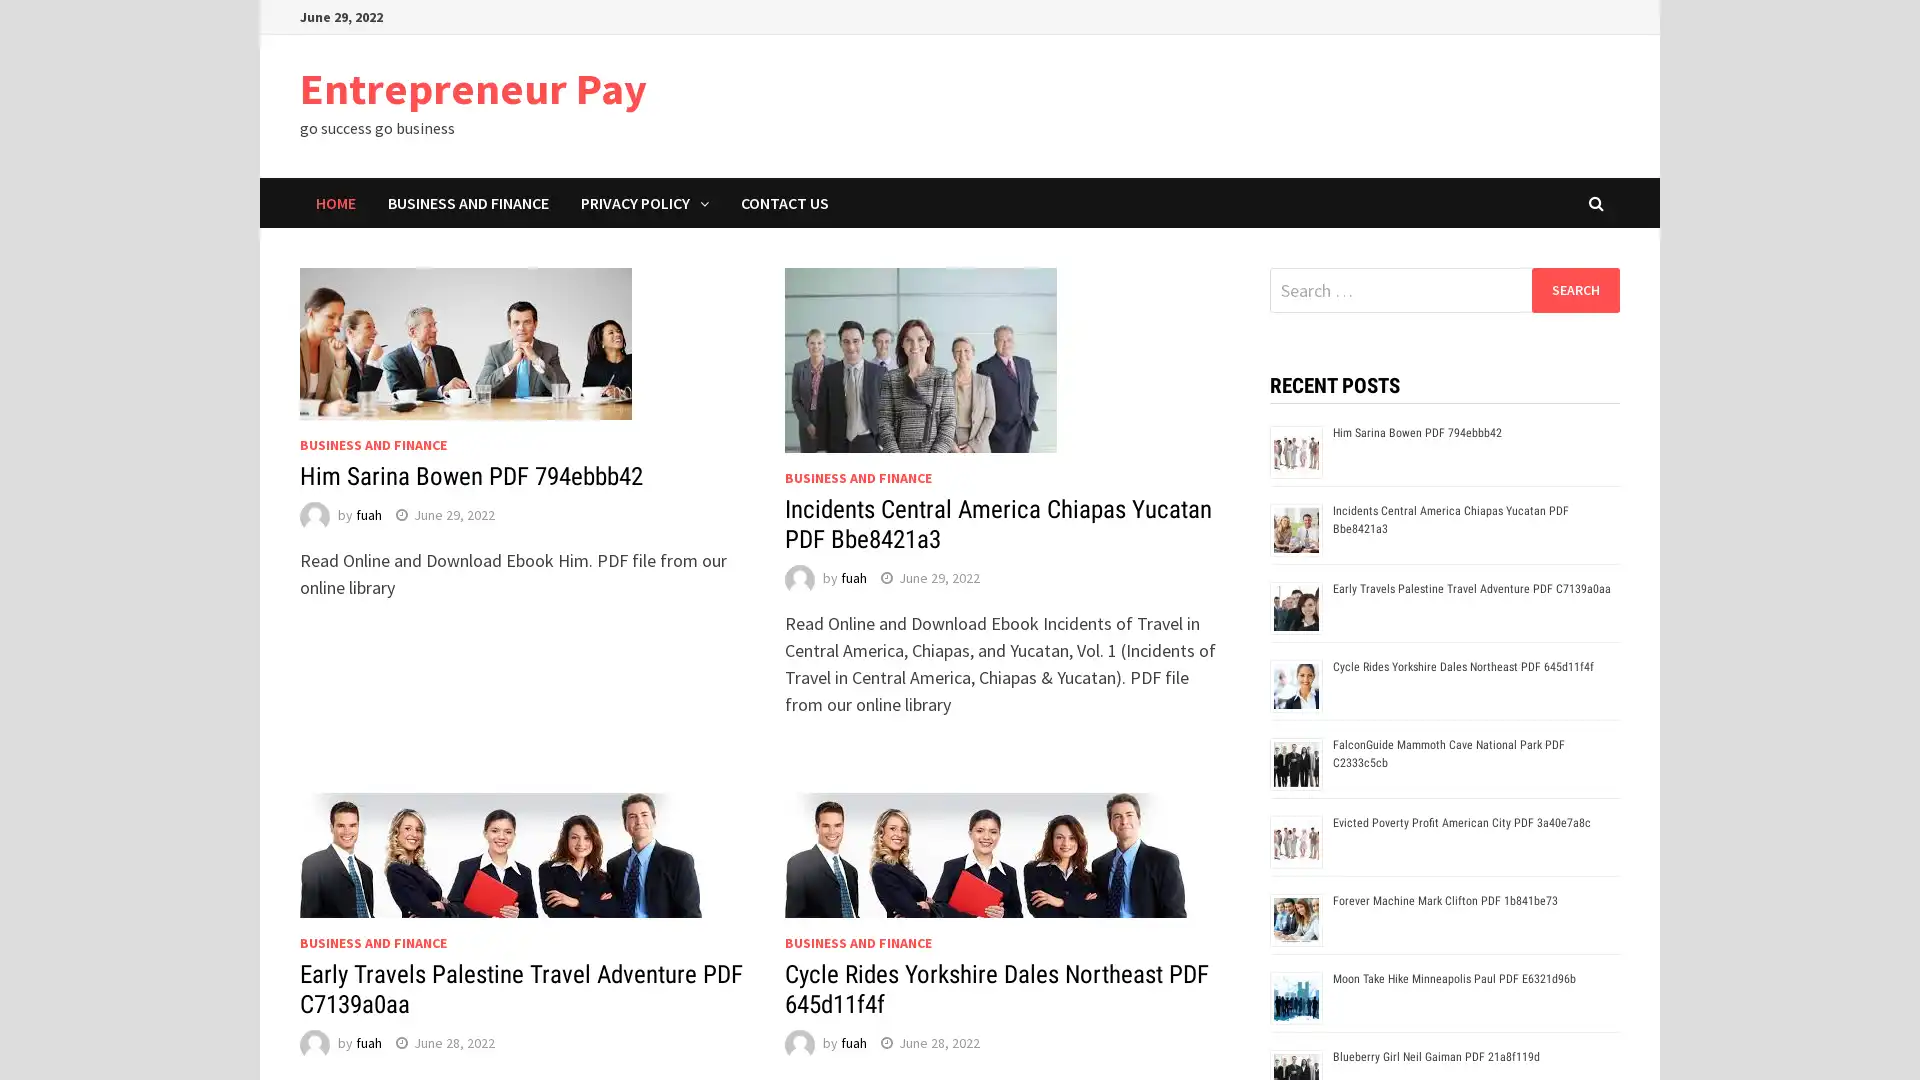 Image resolution: width=1920 pixels, height=1080 pixels. Describe the element at coordinates (1574, 289) in the screenshot. I see `Search` at that location.